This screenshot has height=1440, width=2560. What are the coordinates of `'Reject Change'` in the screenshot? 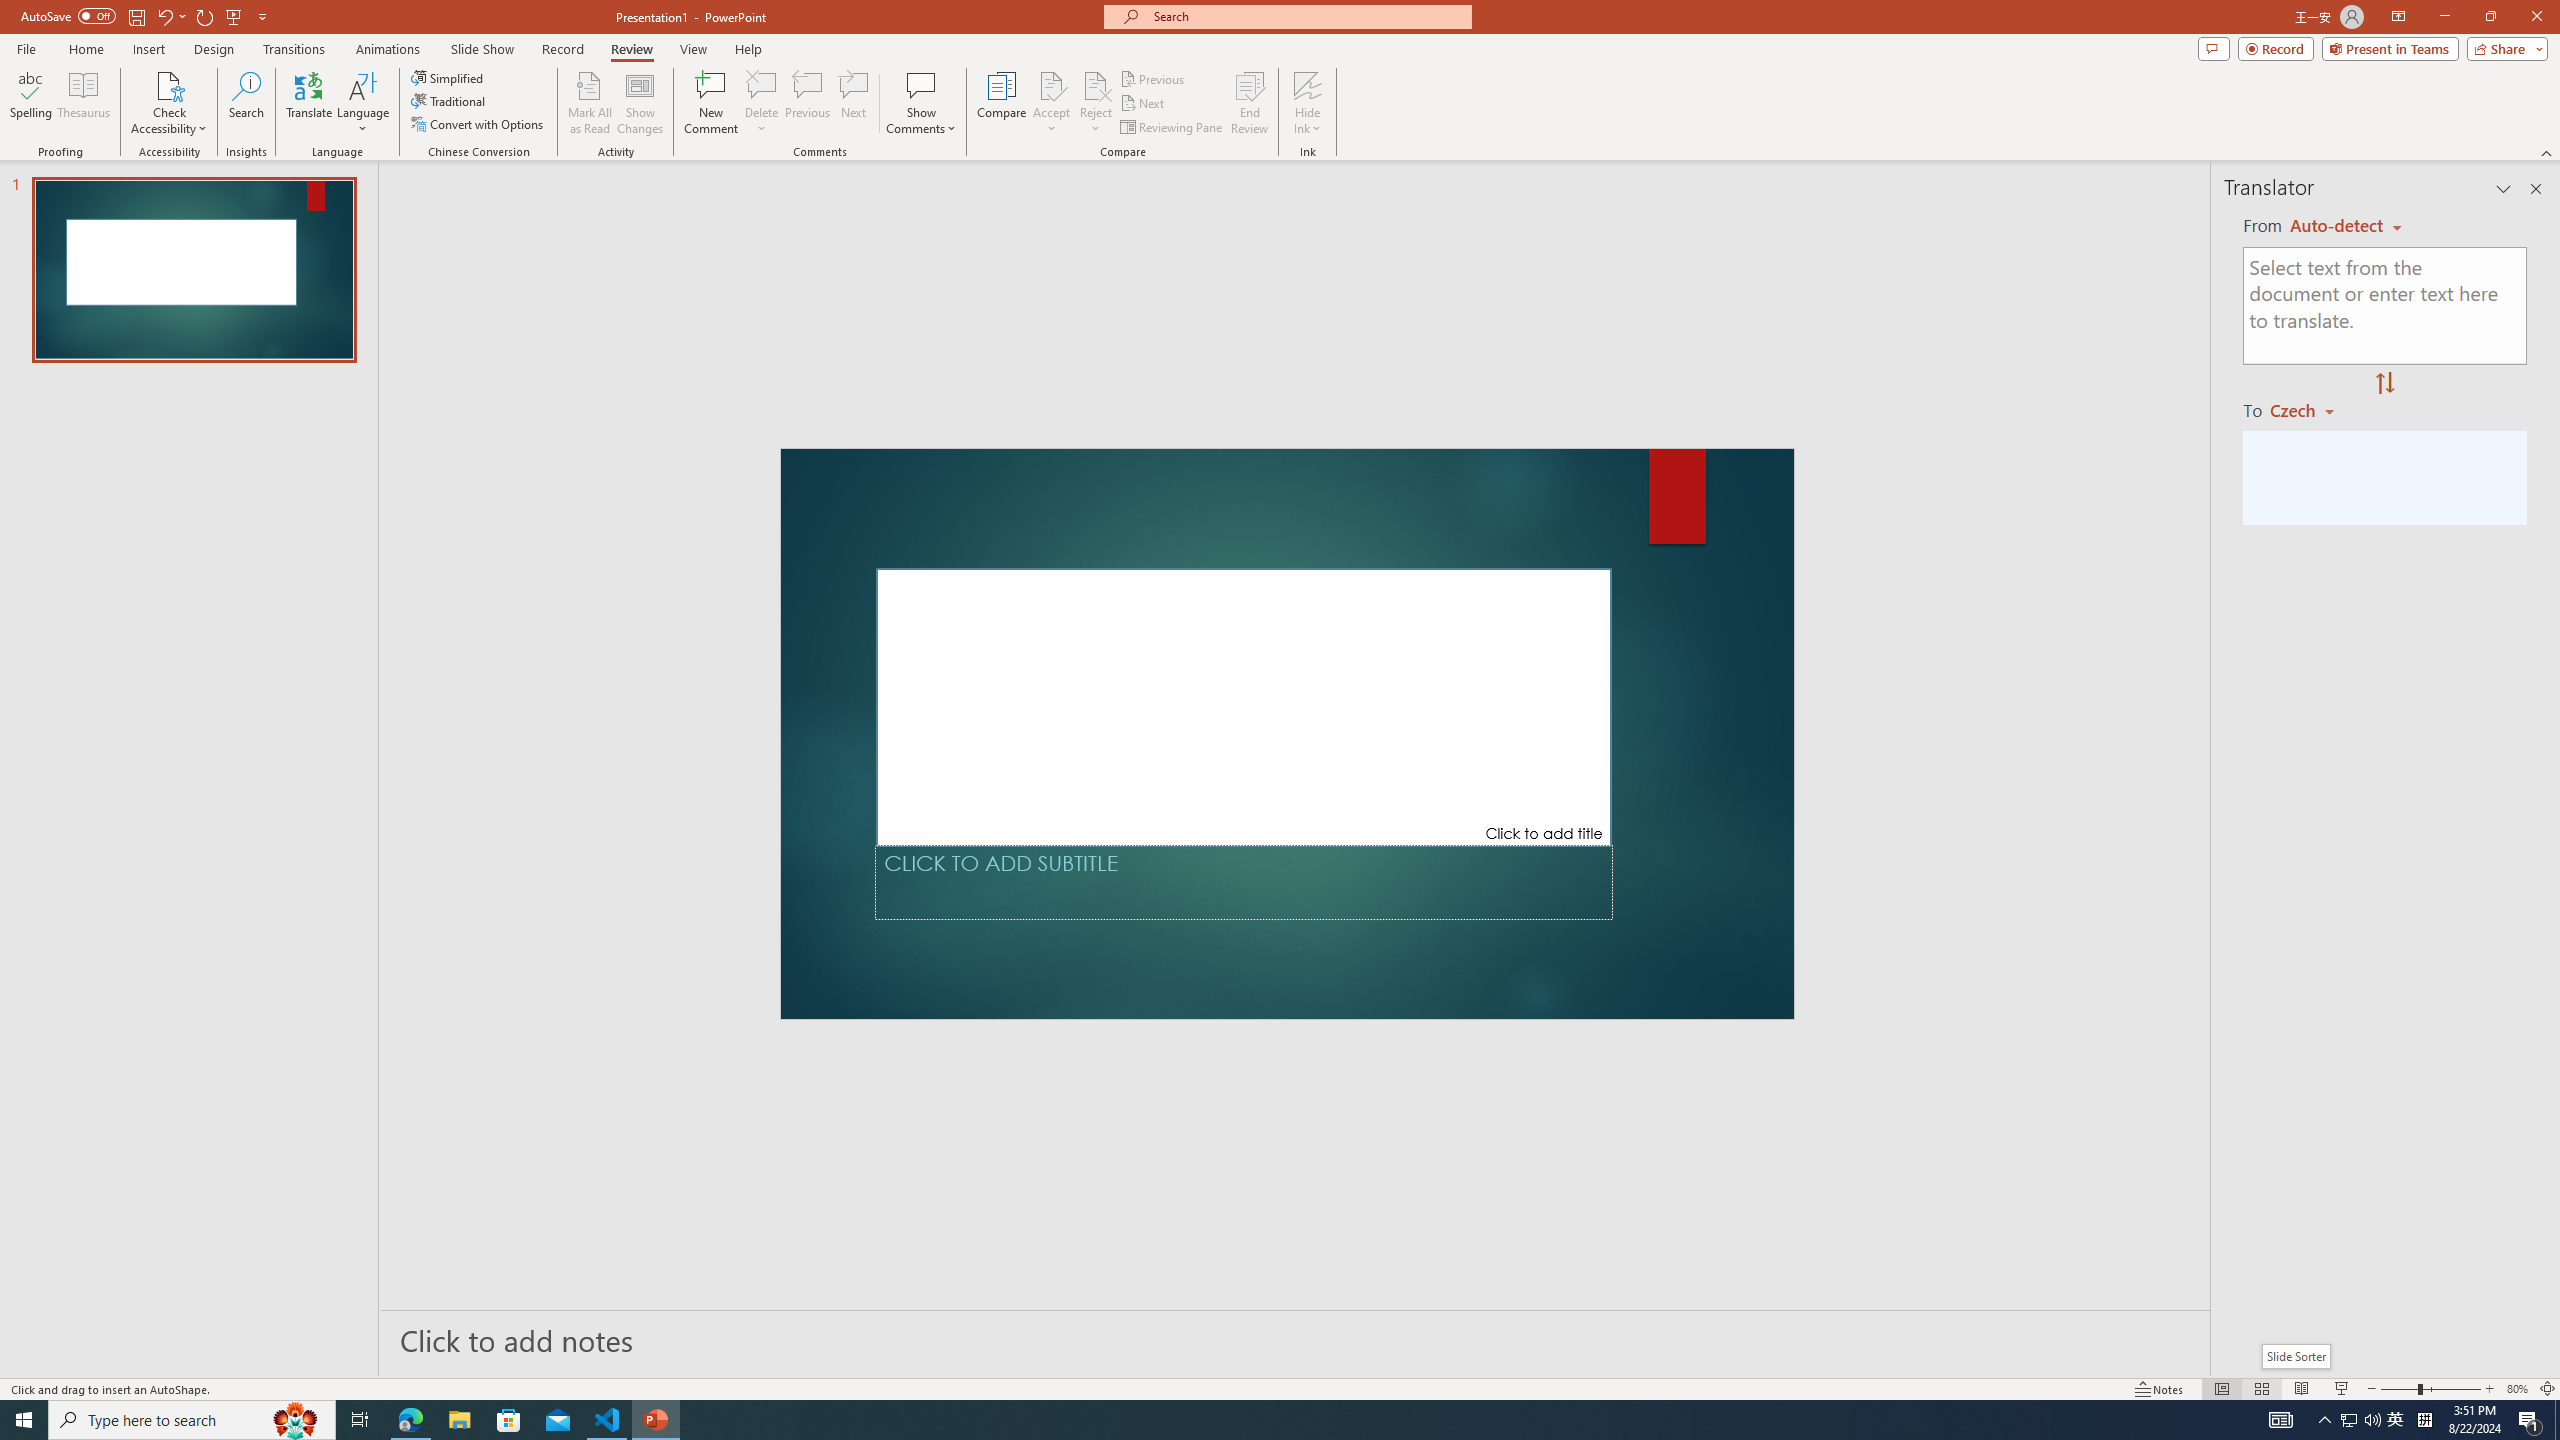 It's located at (1094, 84).